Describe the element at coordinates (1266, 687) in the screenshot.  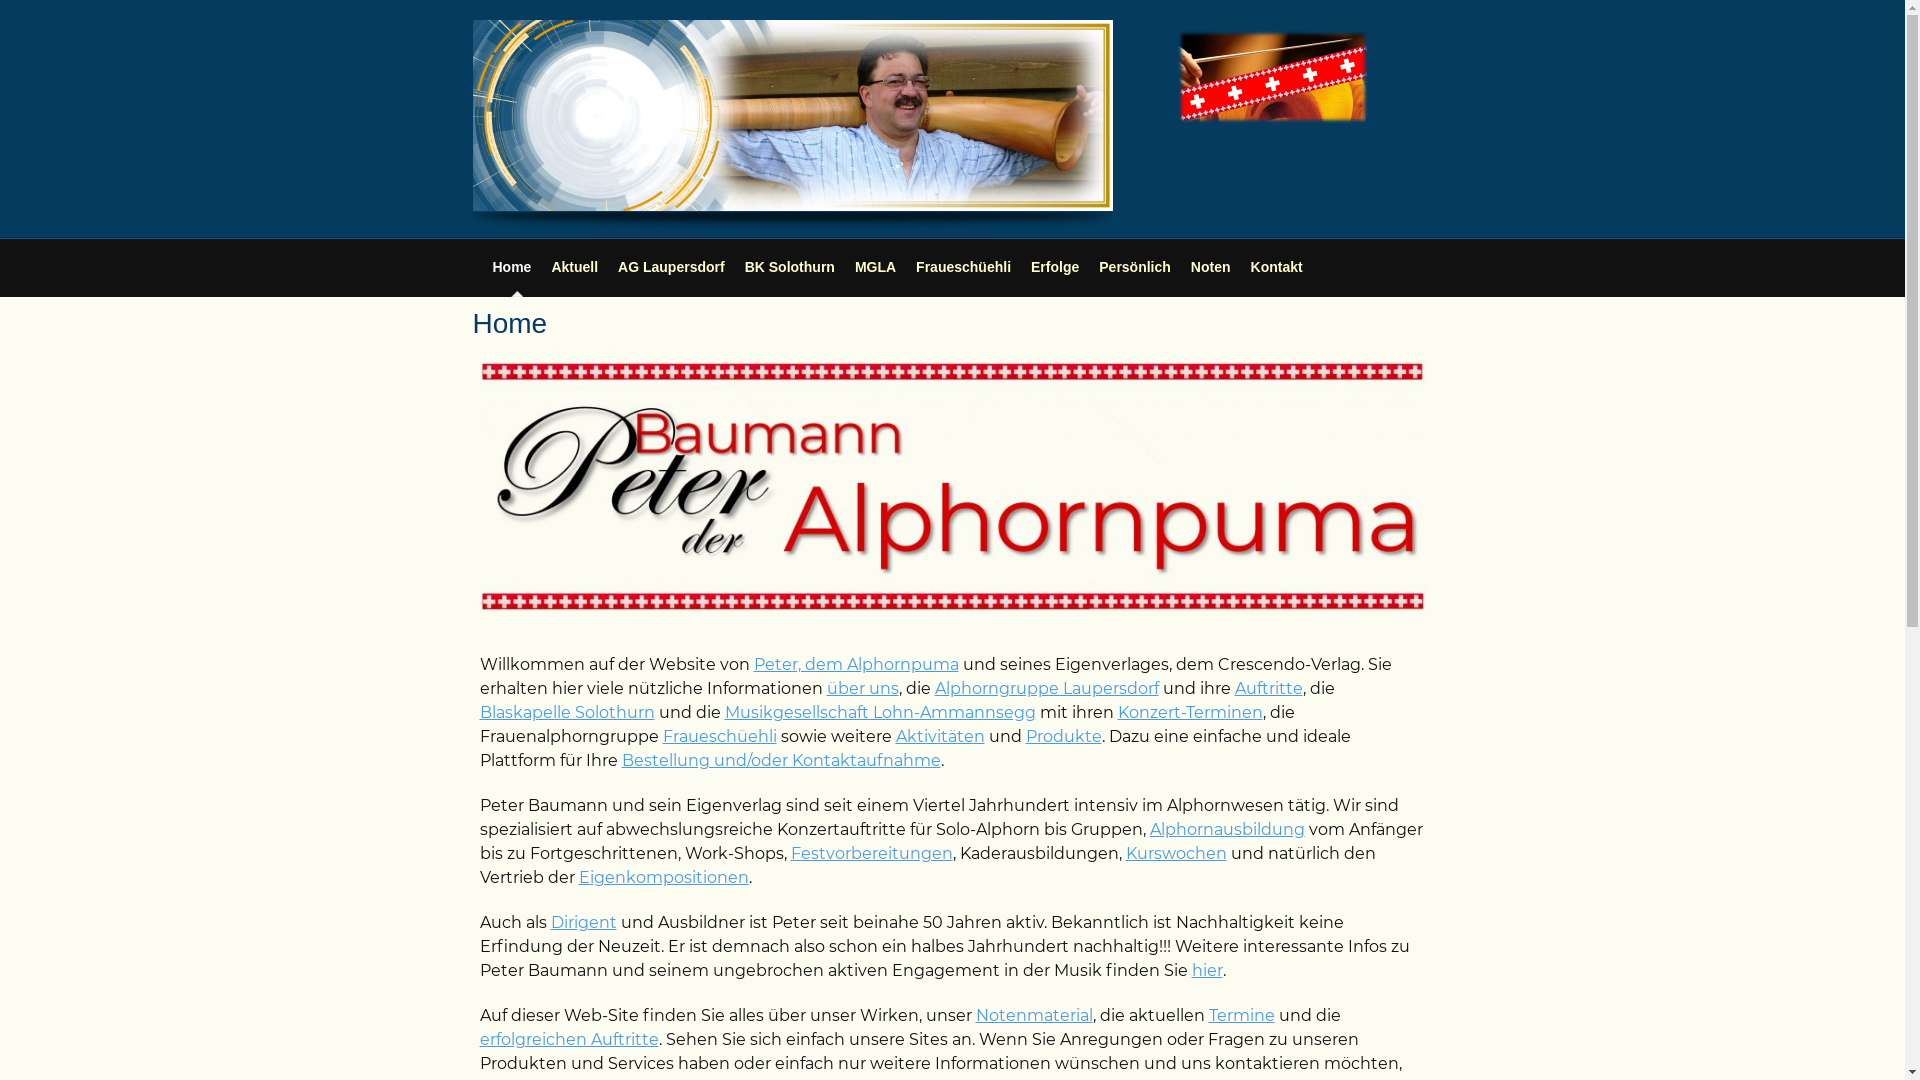
I see `'Auftritte'` at that location.